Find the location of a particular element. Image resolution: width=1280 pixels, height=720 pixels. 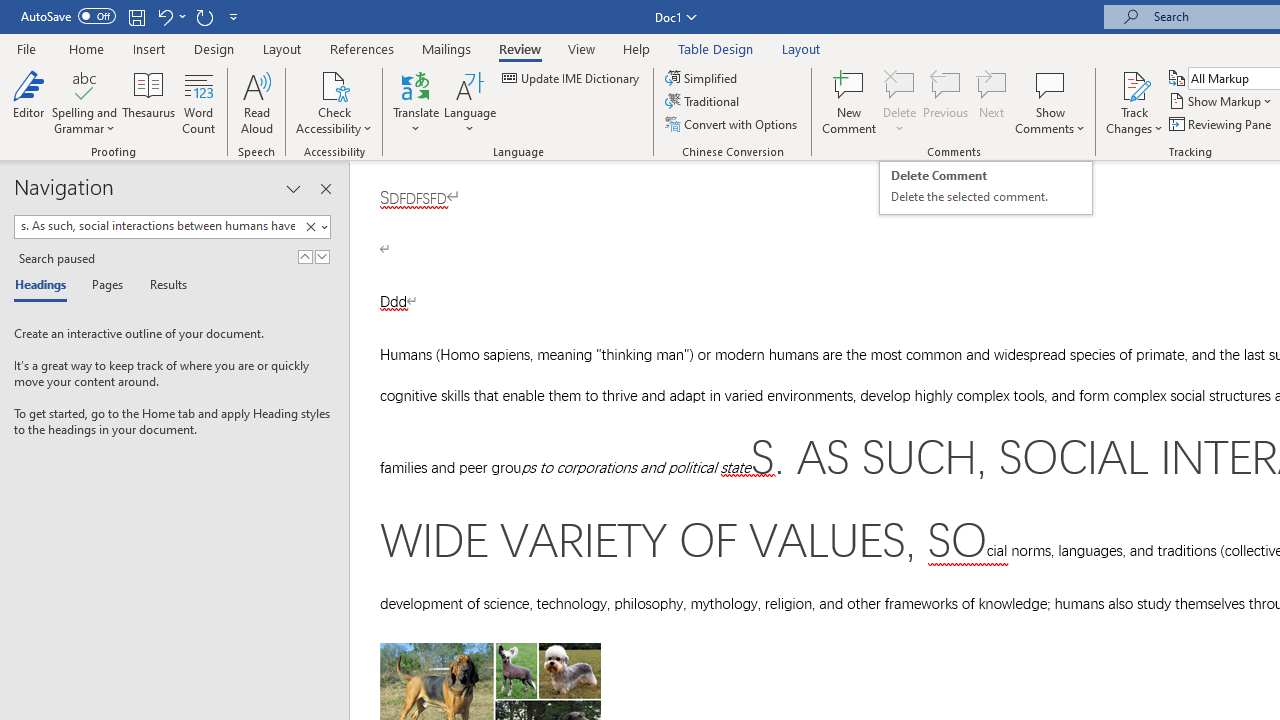

'Clear' is located at coordinates (313, 226).